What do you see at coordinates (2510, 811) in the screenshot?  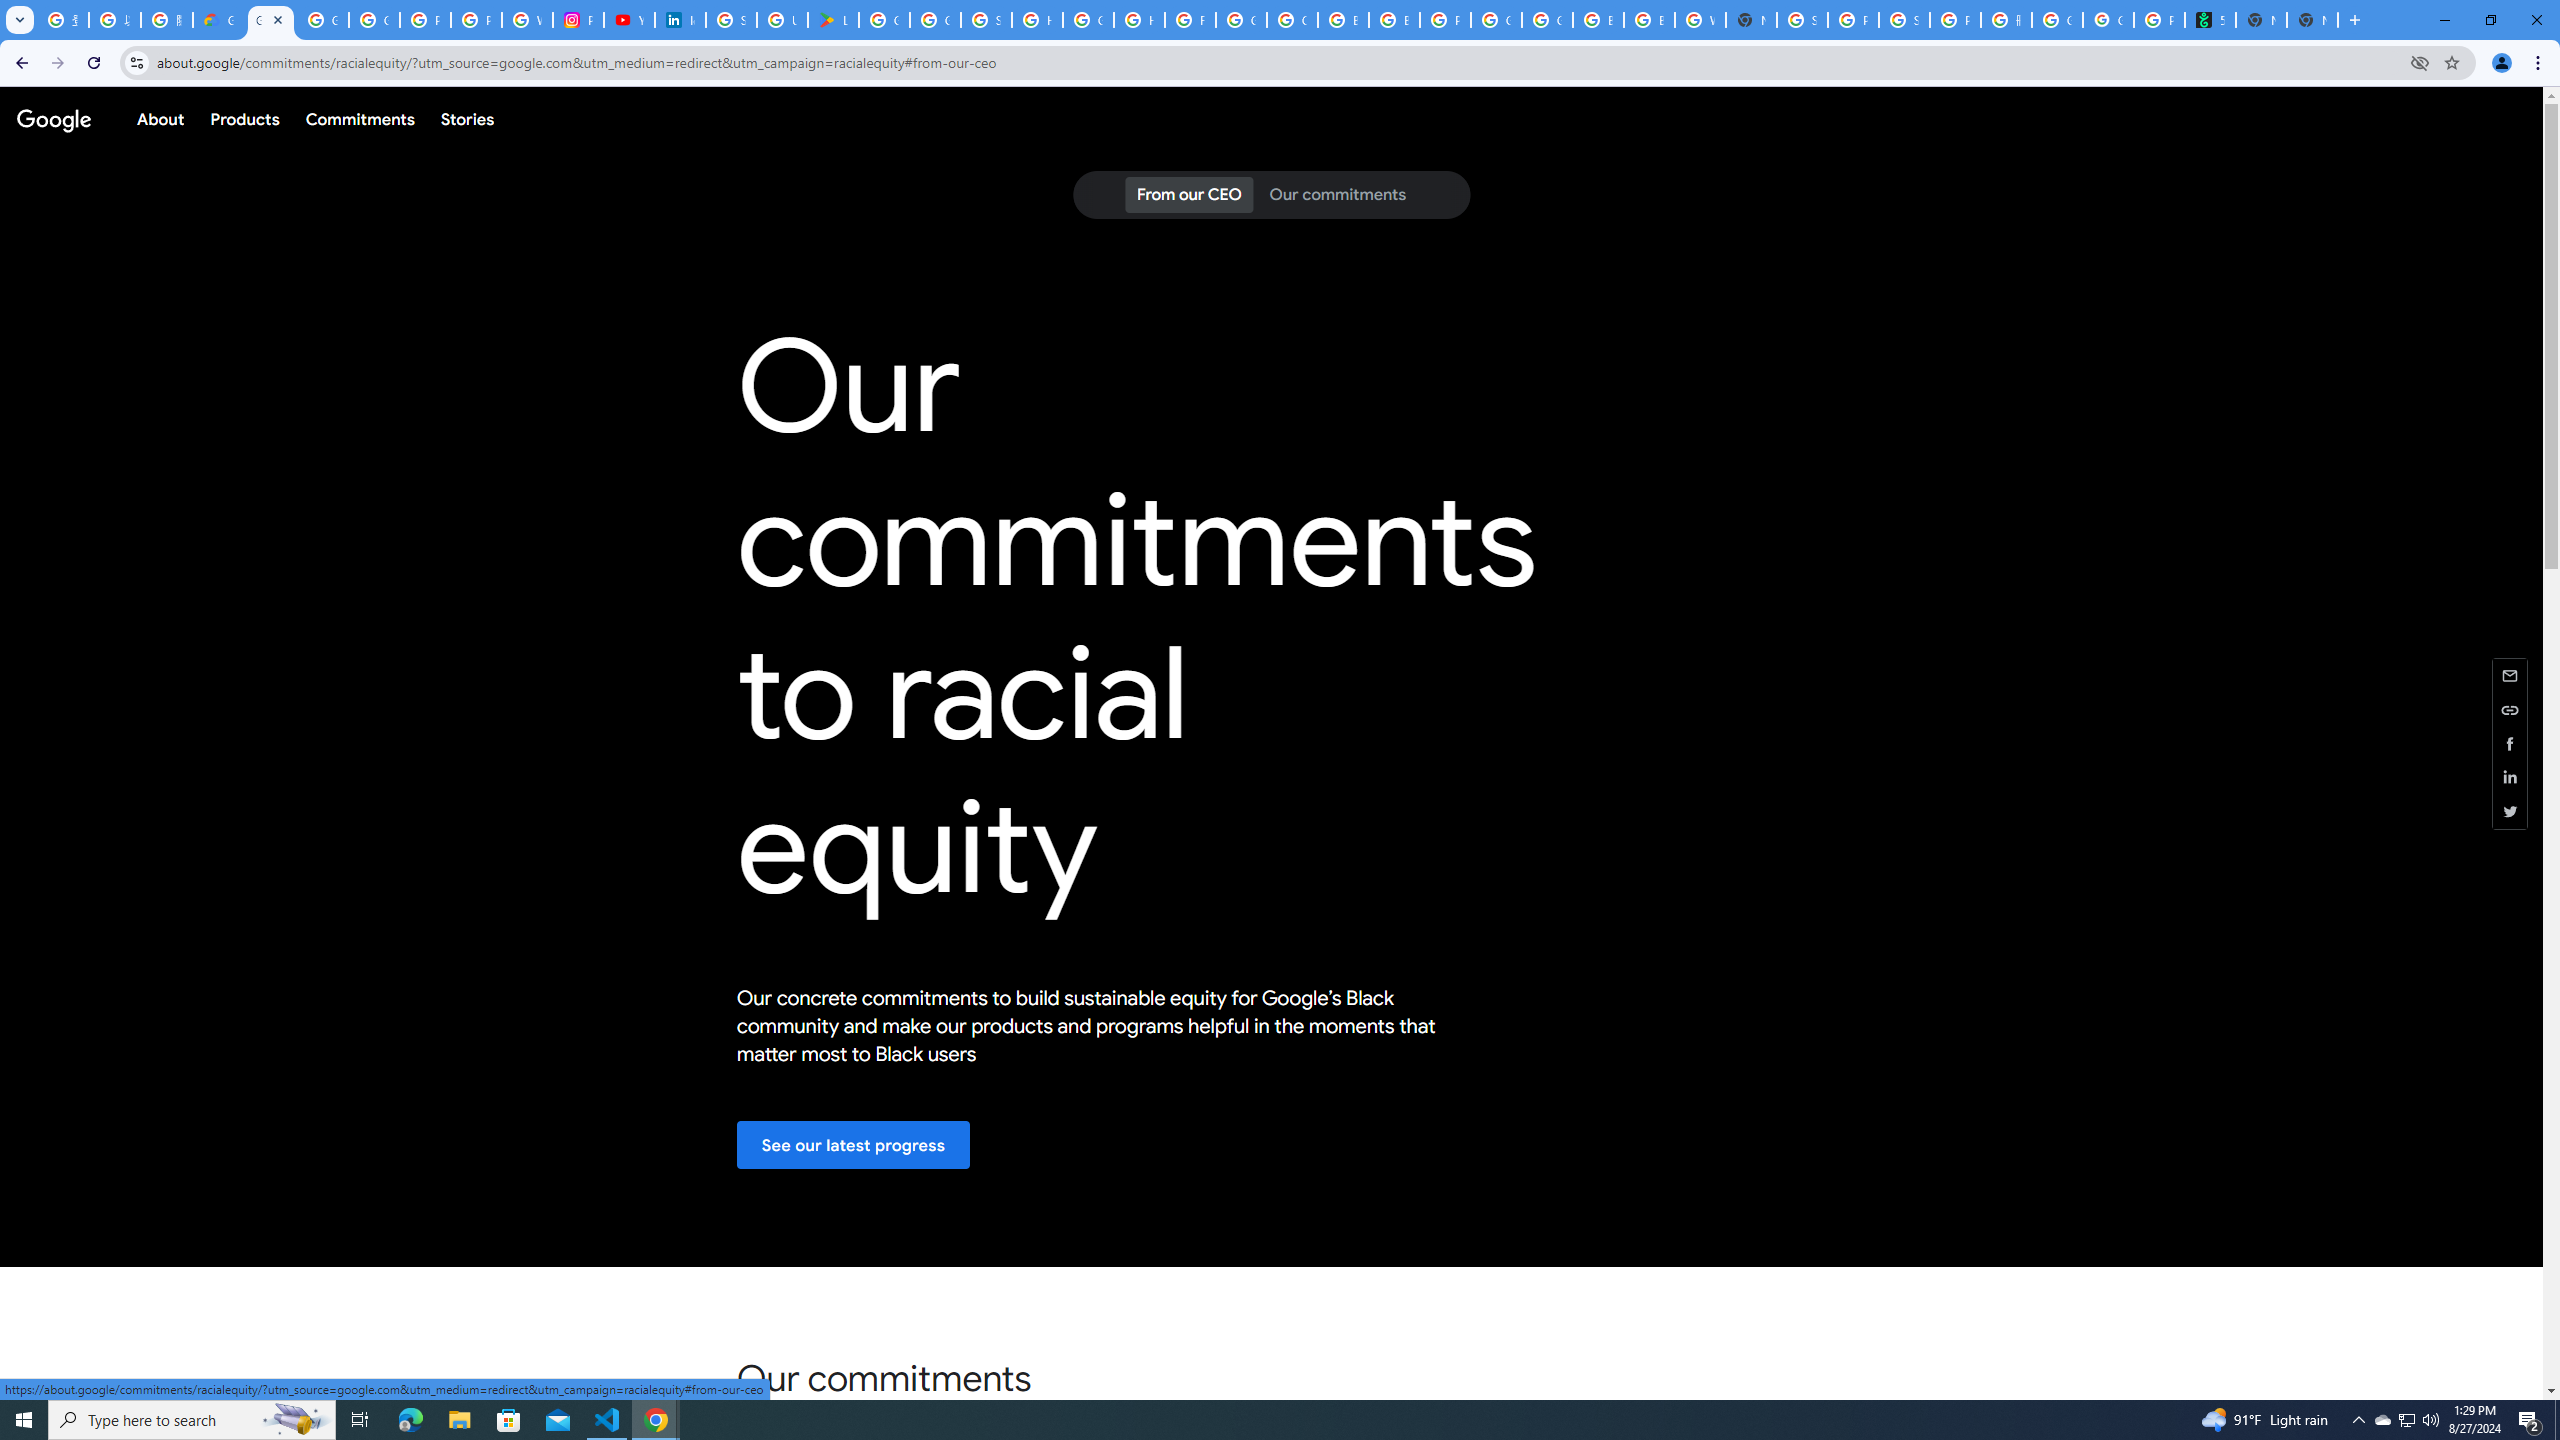 I see `'Share this page (Twitter)'` at bounding box center [2510, 811].